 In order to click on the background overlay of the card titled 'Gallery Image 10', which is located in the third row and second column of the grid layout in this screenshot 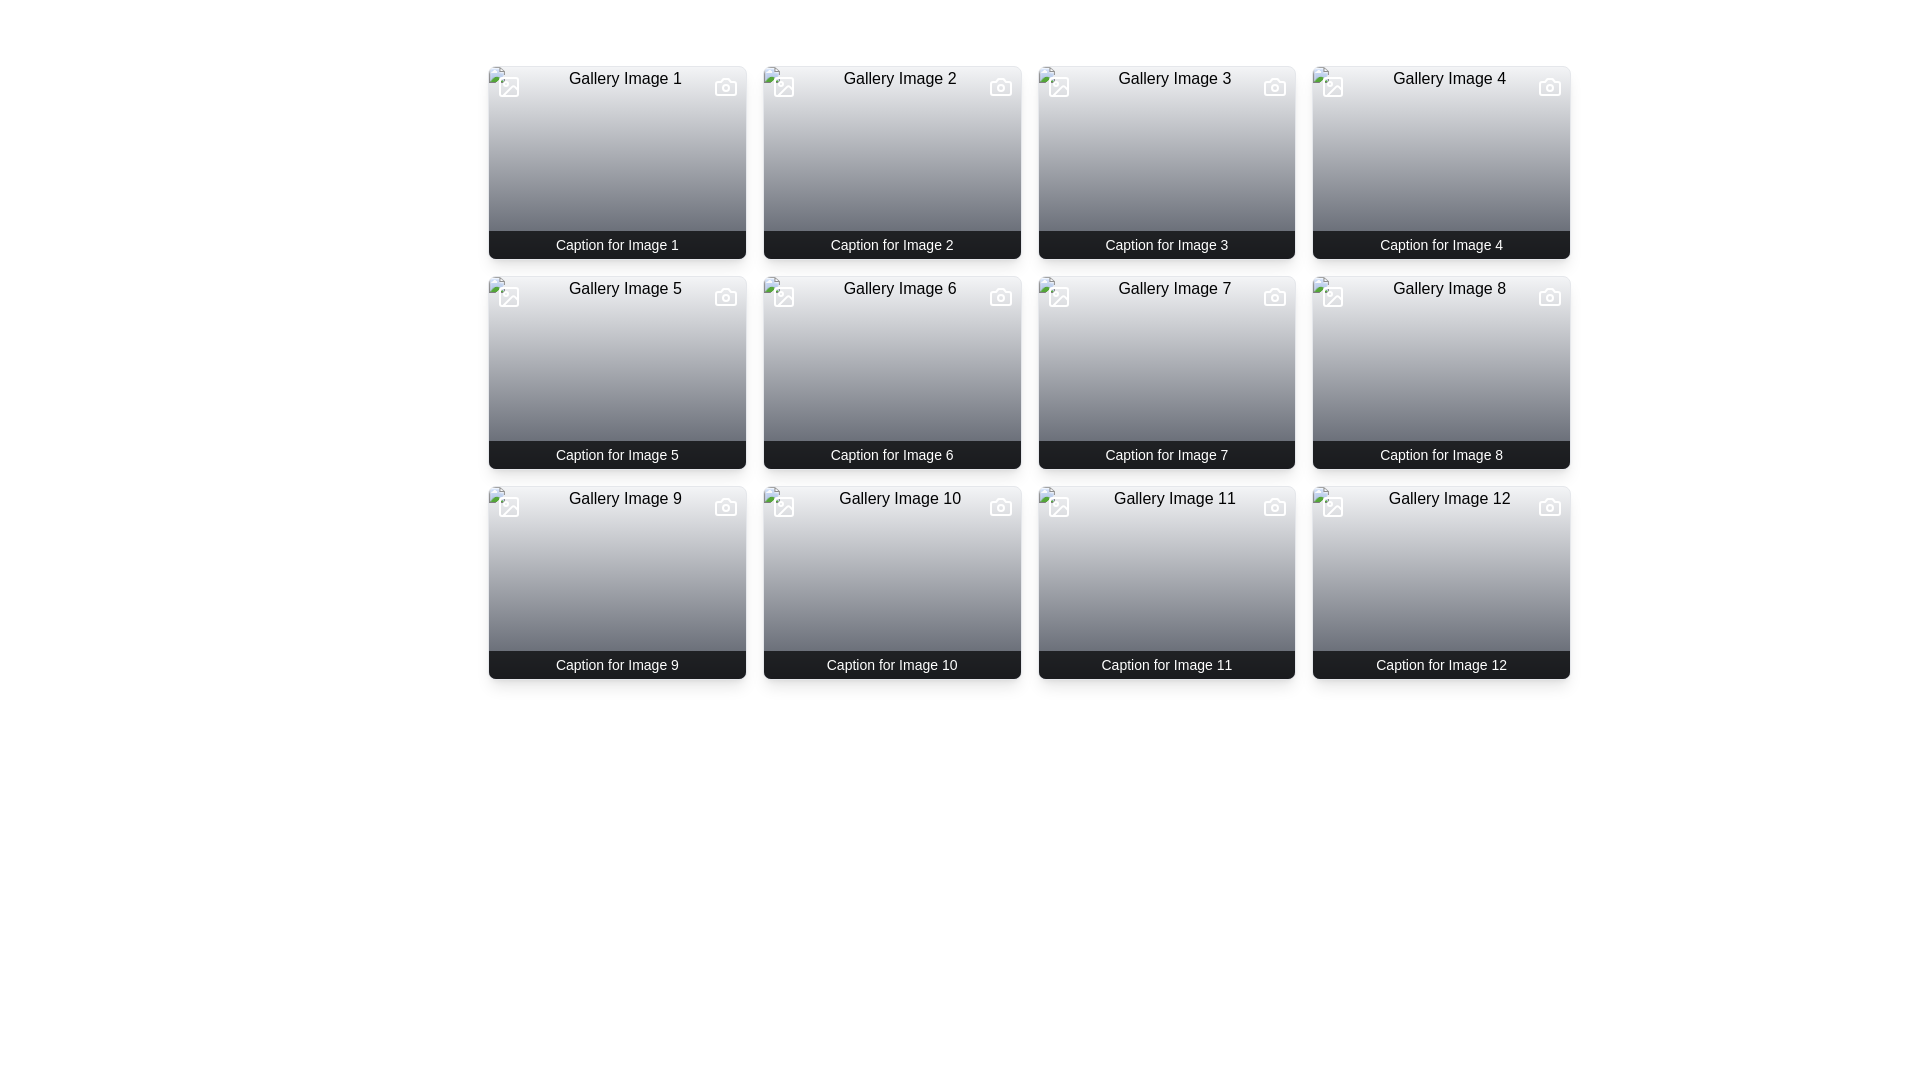, I will do `click(891, 582)`.